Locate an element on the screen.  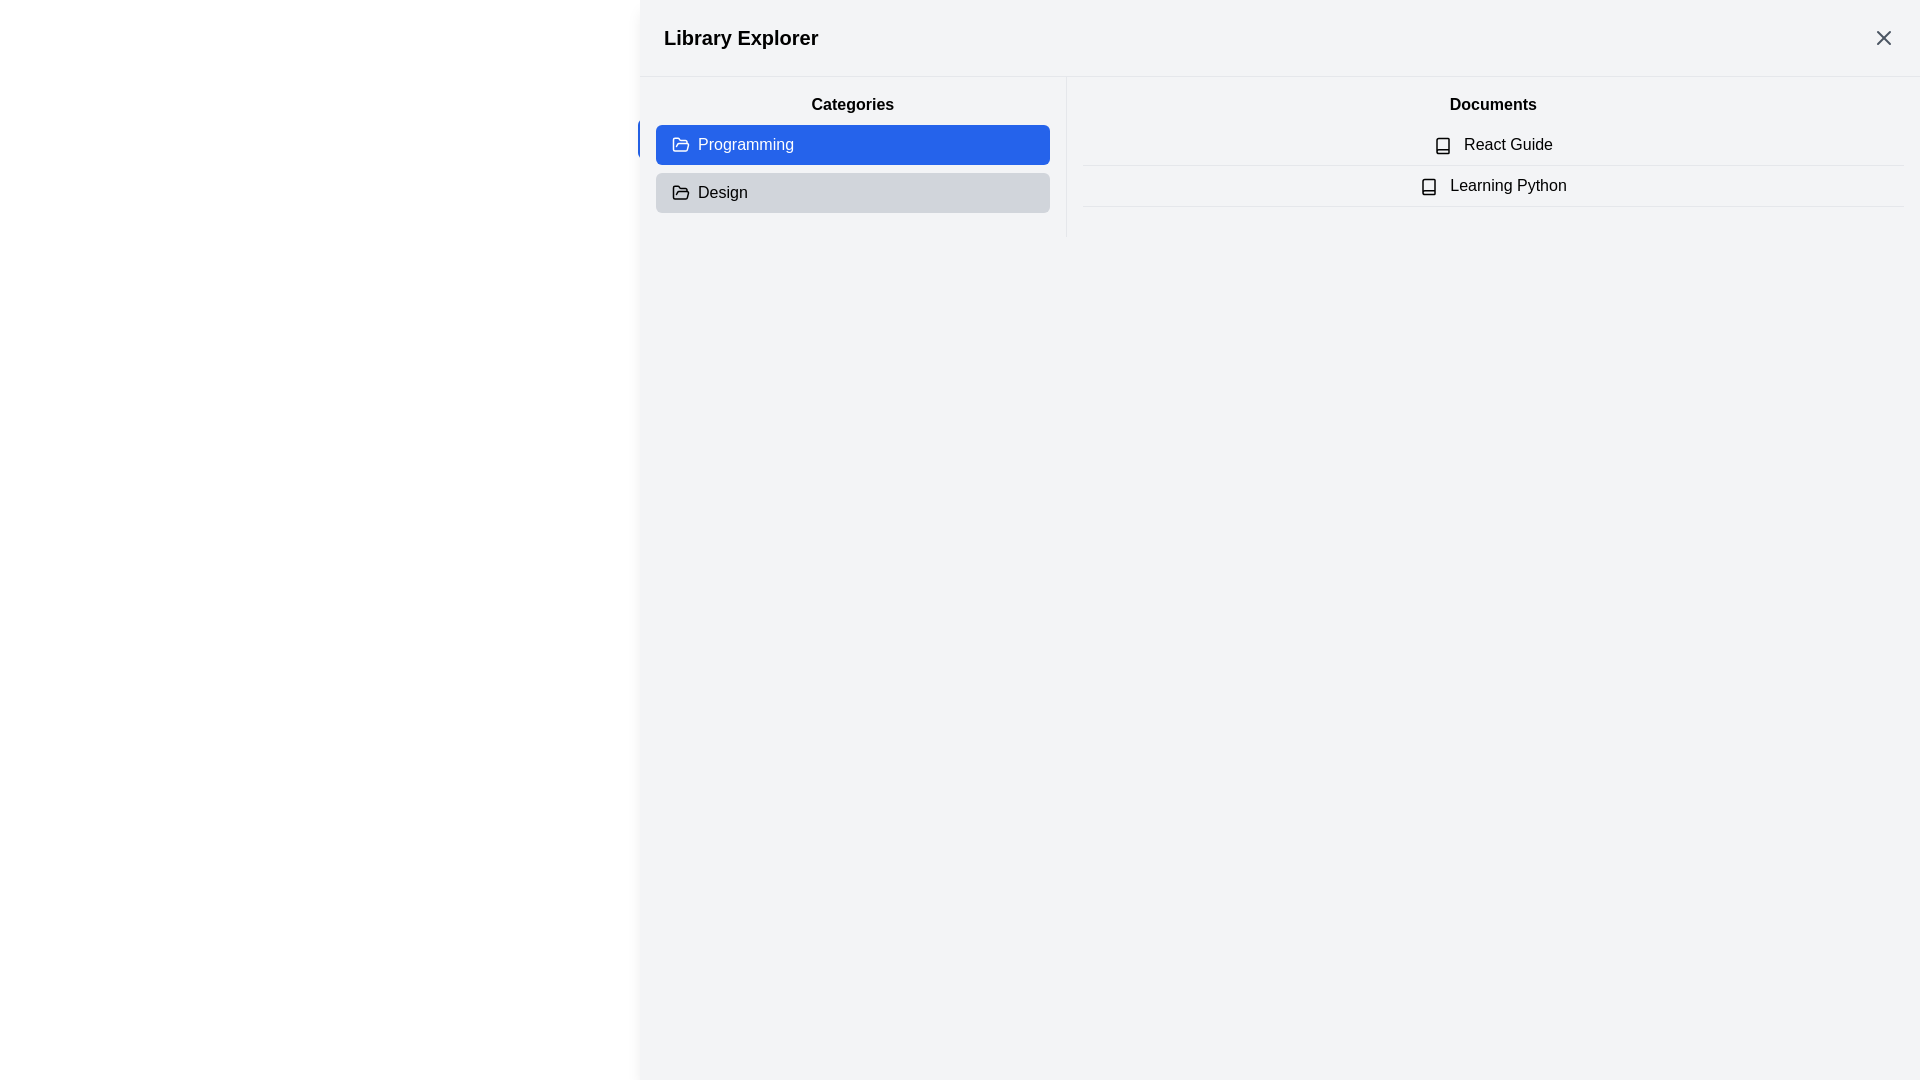
the 'Programming' category button located in the left panel under 'Categories' is located at coordinates (853, 156).